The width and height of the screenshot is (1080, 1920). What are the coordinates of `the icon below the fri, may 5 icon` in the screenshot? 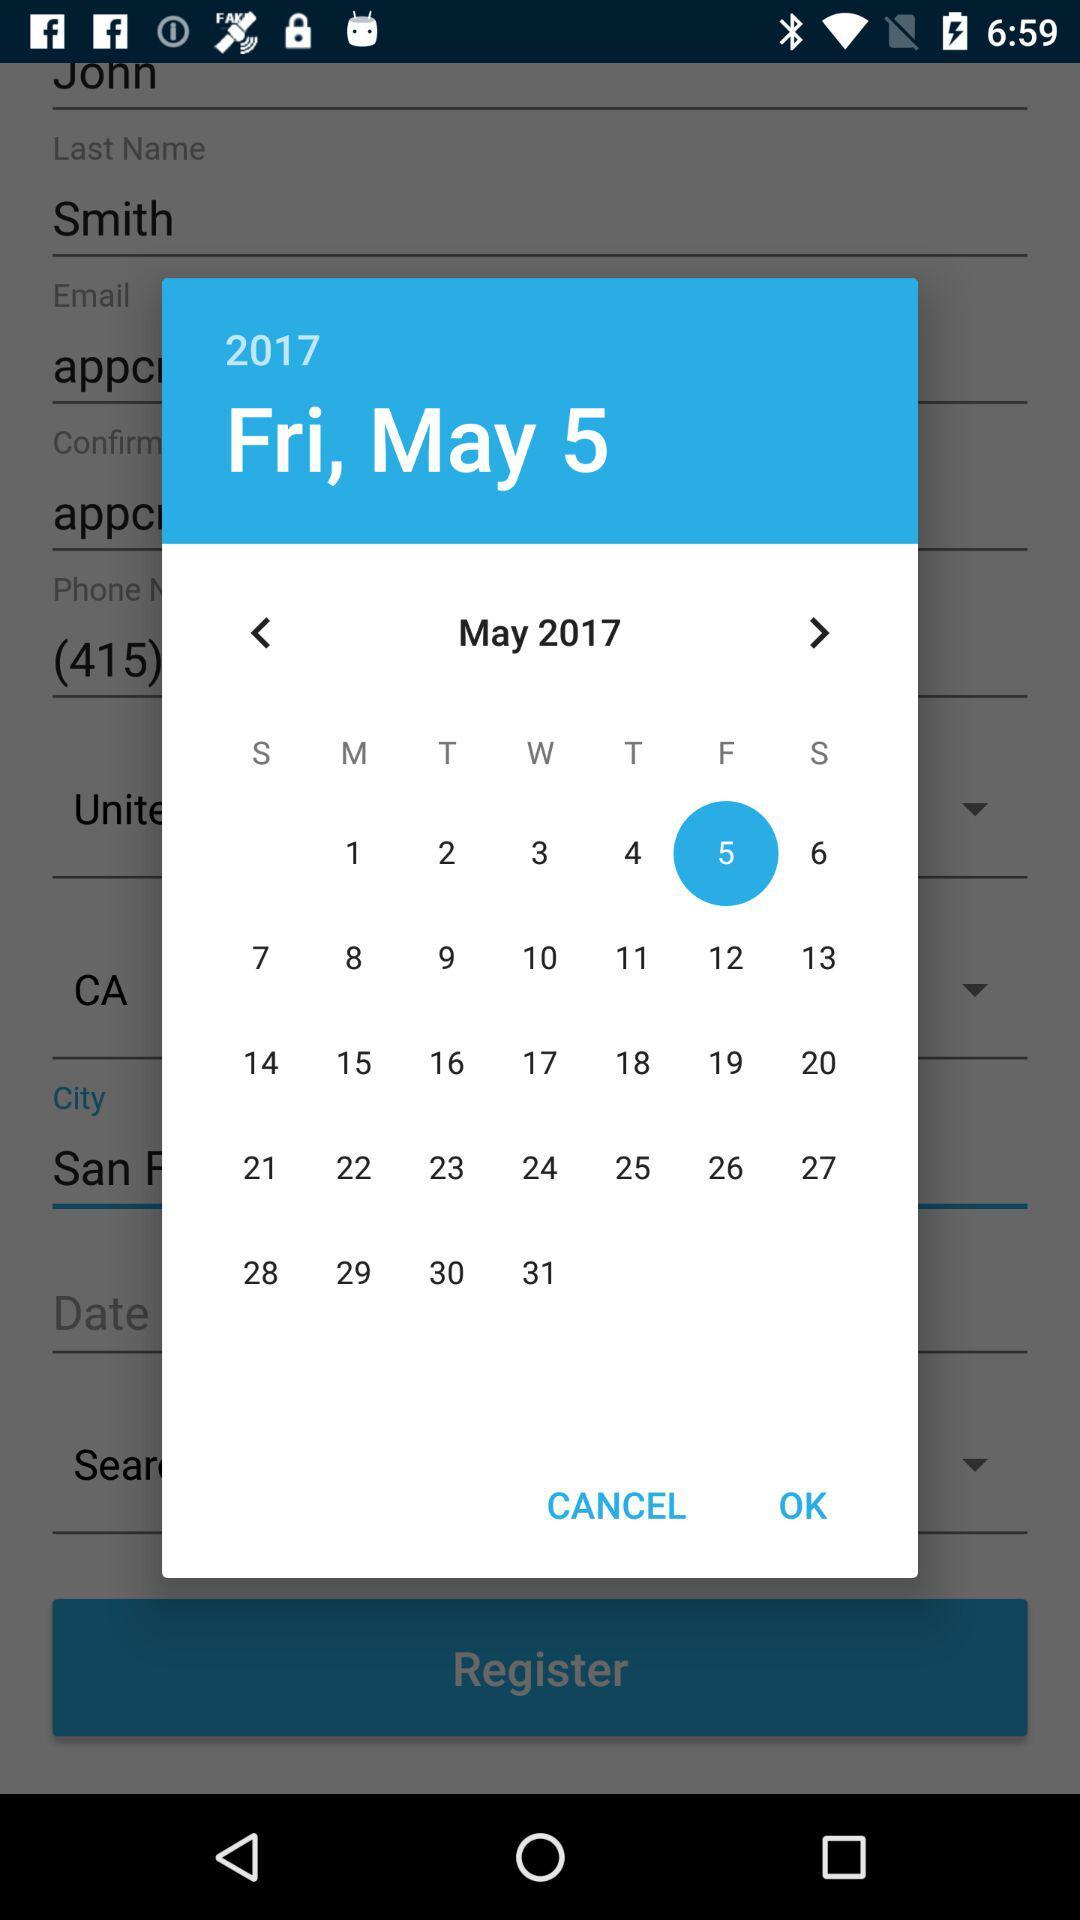 It's located at (260, 632).